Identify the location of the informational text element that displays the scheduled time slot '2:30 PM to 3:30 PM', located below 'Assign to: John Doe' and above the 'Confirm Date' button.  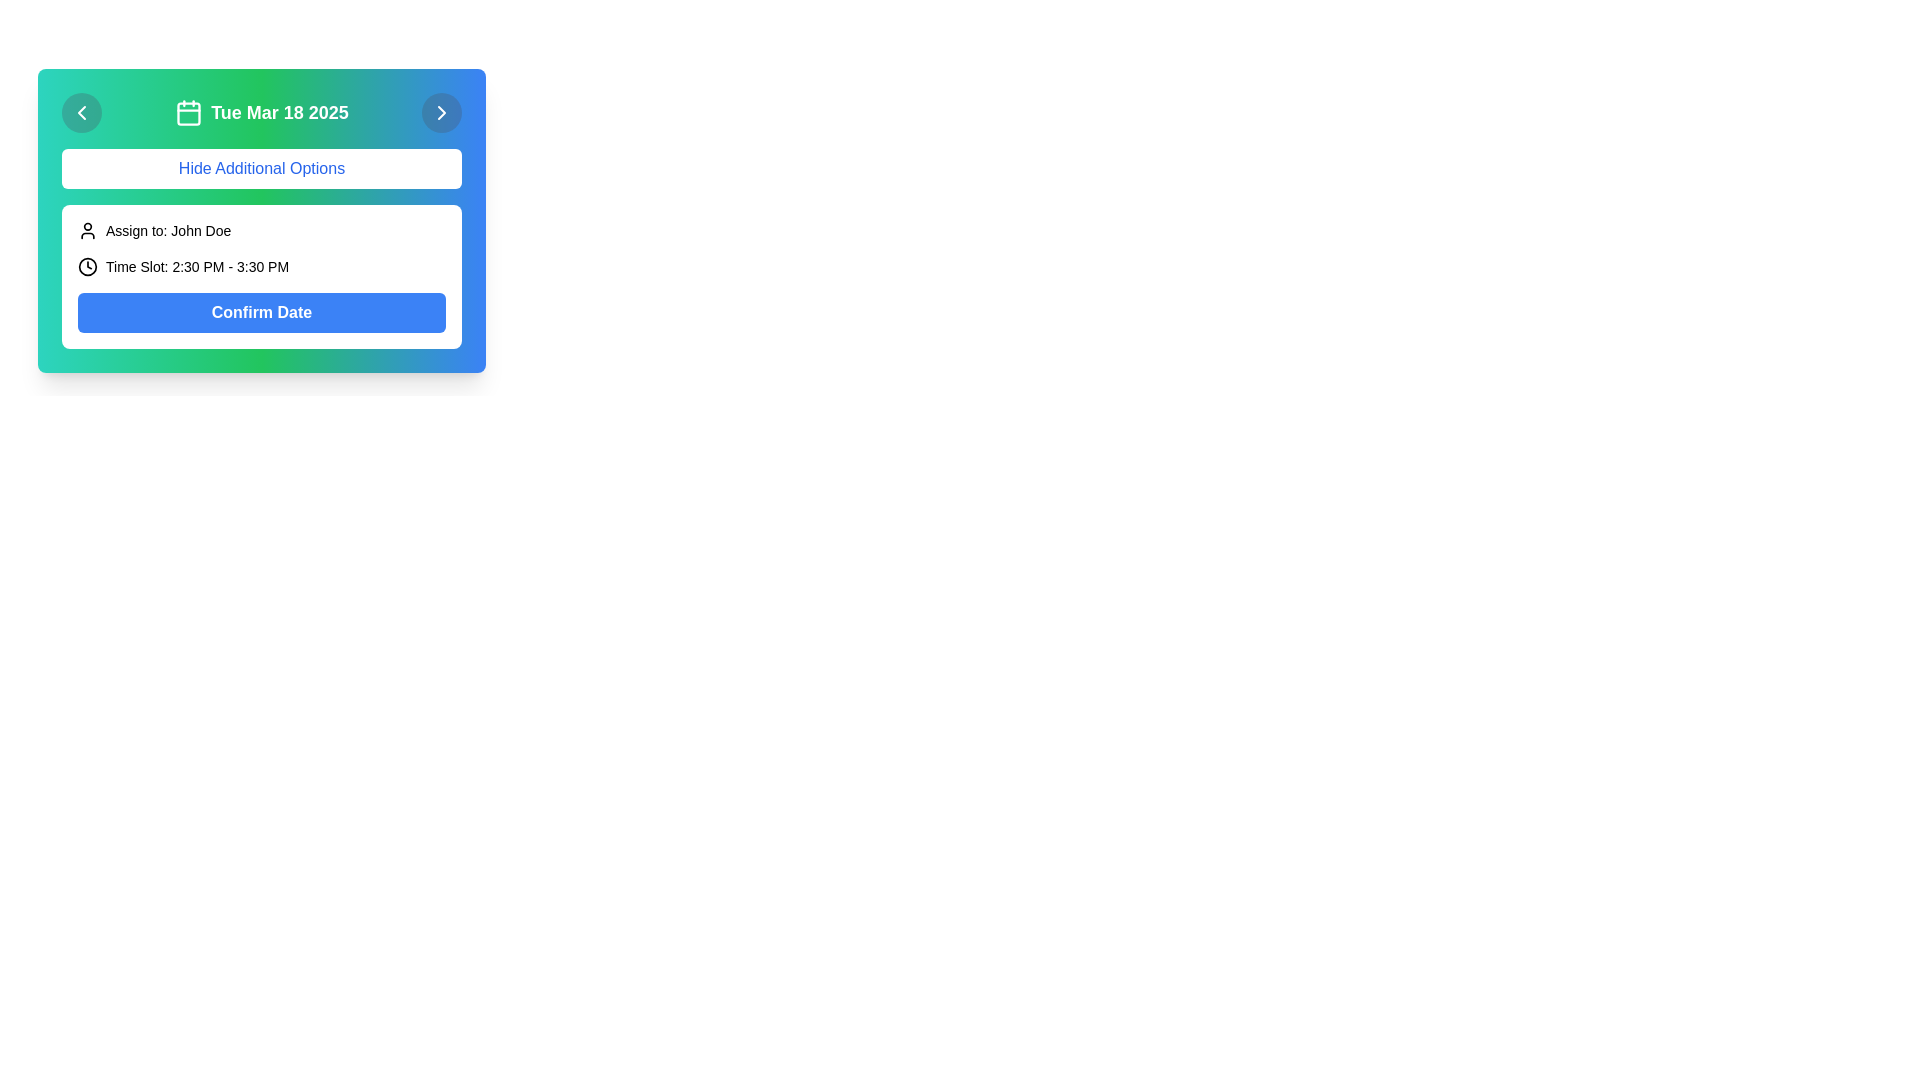
(261, 265).